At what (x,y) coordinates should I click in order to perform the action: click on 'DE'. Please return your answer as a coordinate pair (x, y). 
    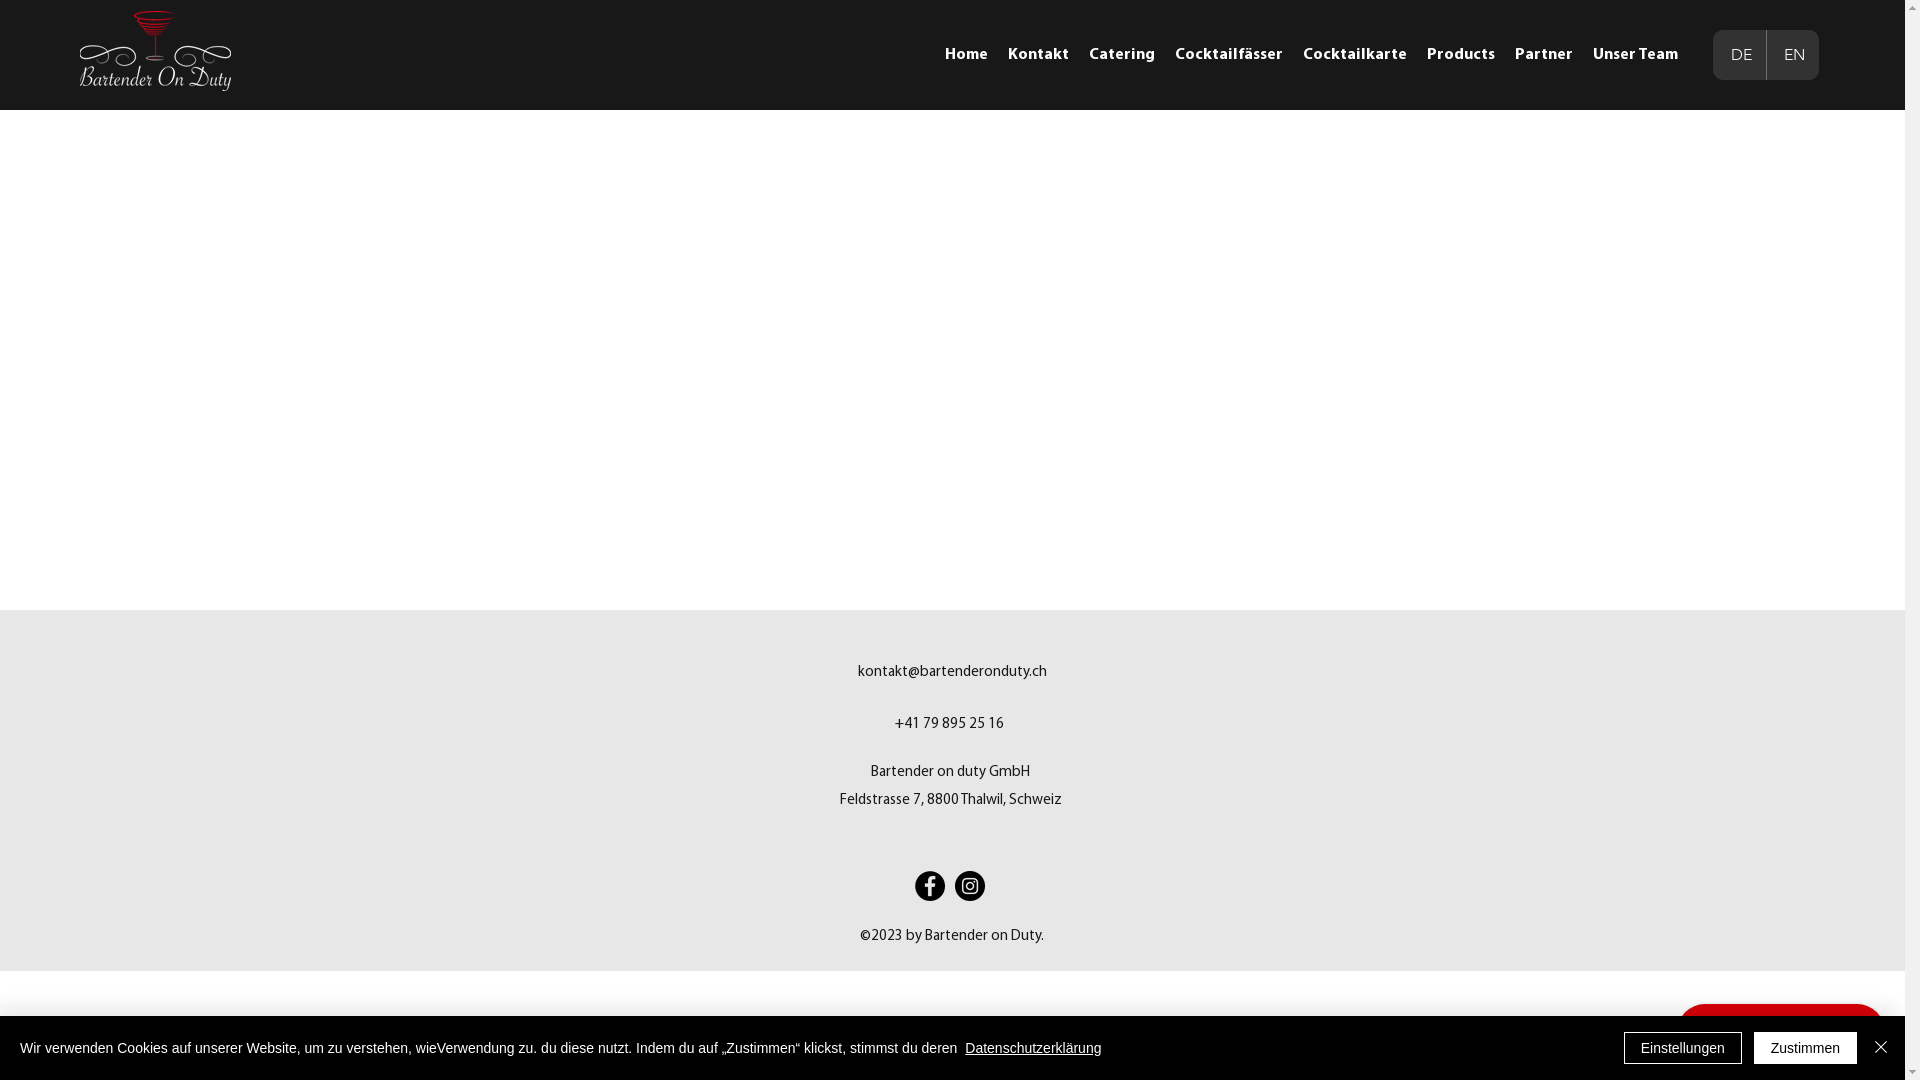
    Looking at the image, I should click on (1712, 53).